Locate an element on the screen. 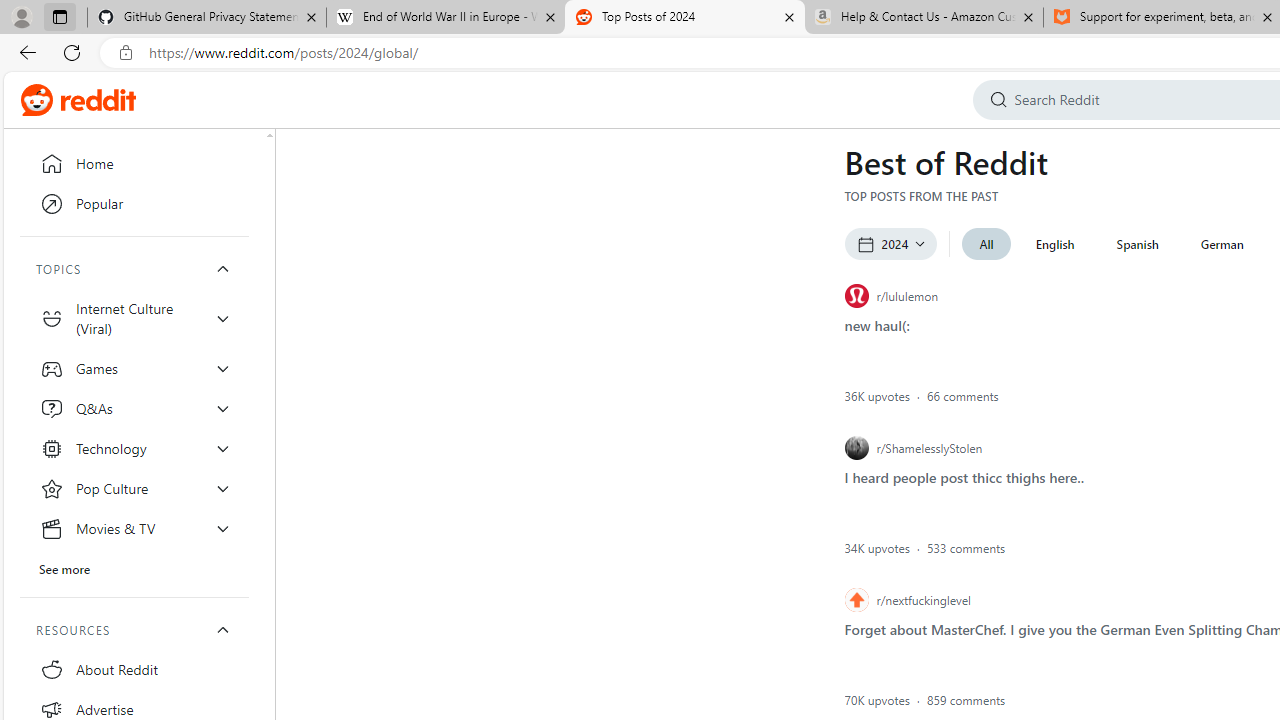 This screenshot has width=1280, height=720. 'Help & Contact Us - Amazon Customer Service - Sleeping' is located at coordinates (923, 17).